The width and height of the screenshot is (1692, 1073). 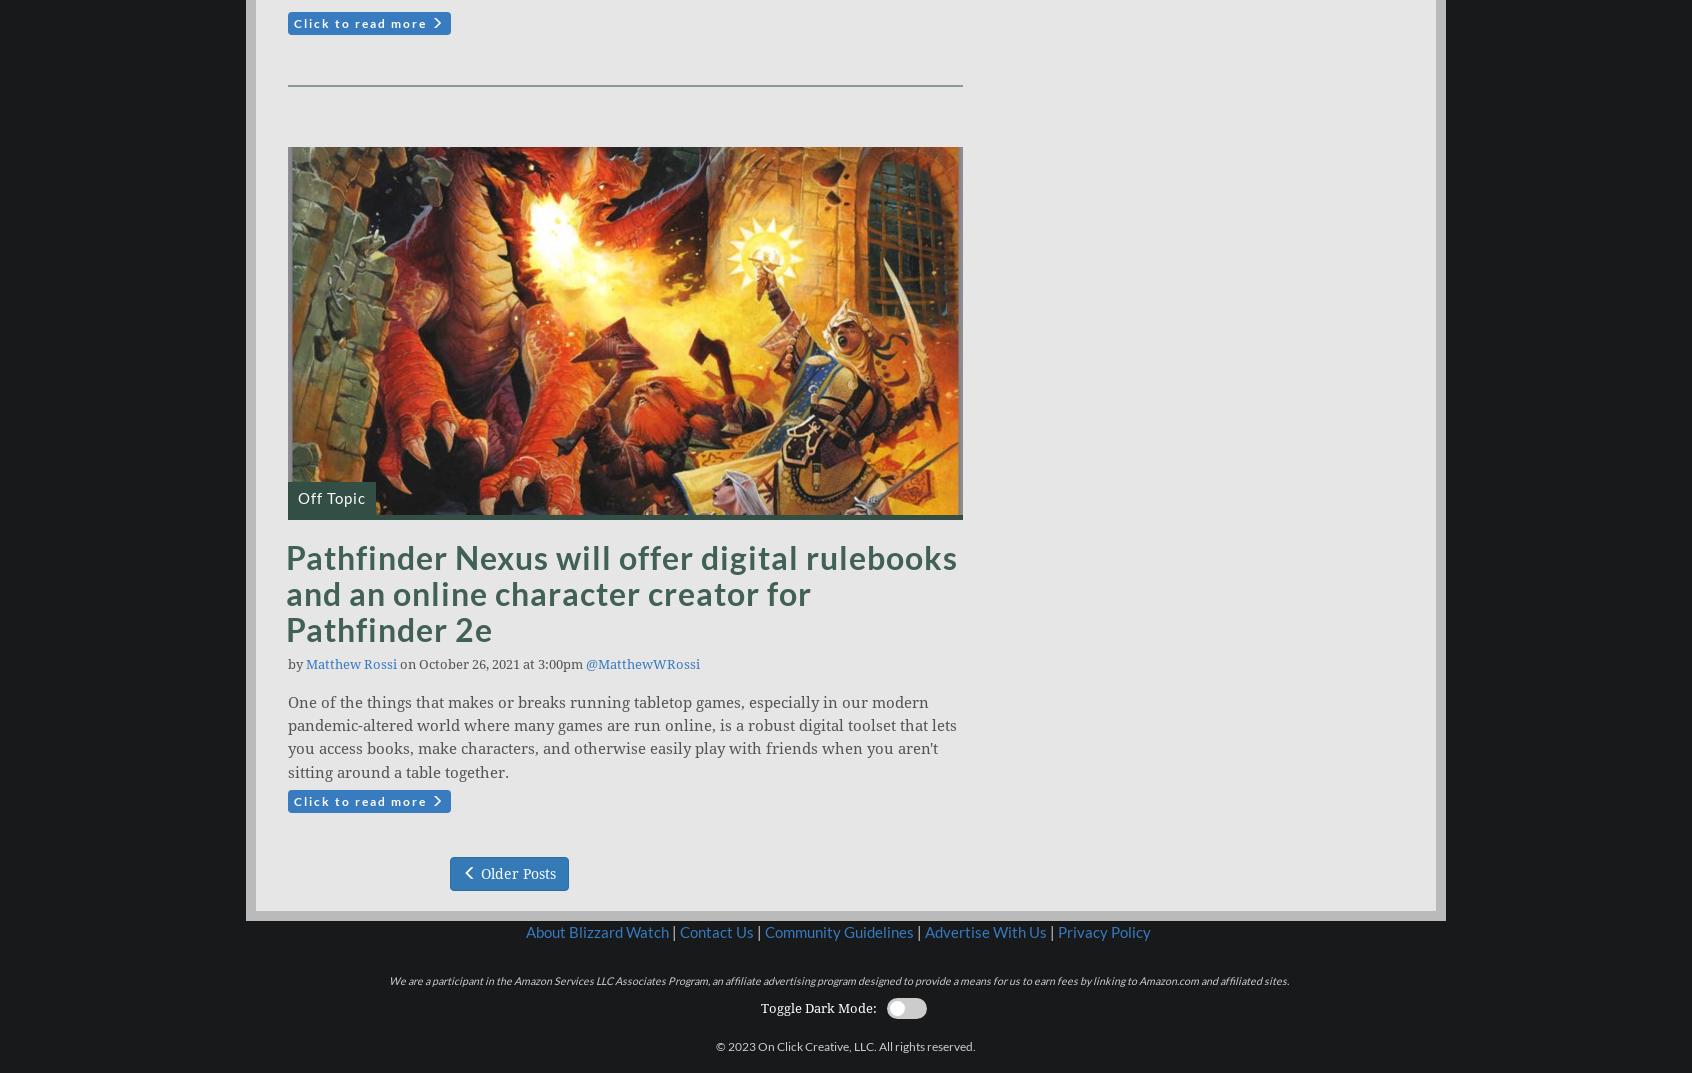 I want to click on 'Contact Us', so click(x=680, y=932).